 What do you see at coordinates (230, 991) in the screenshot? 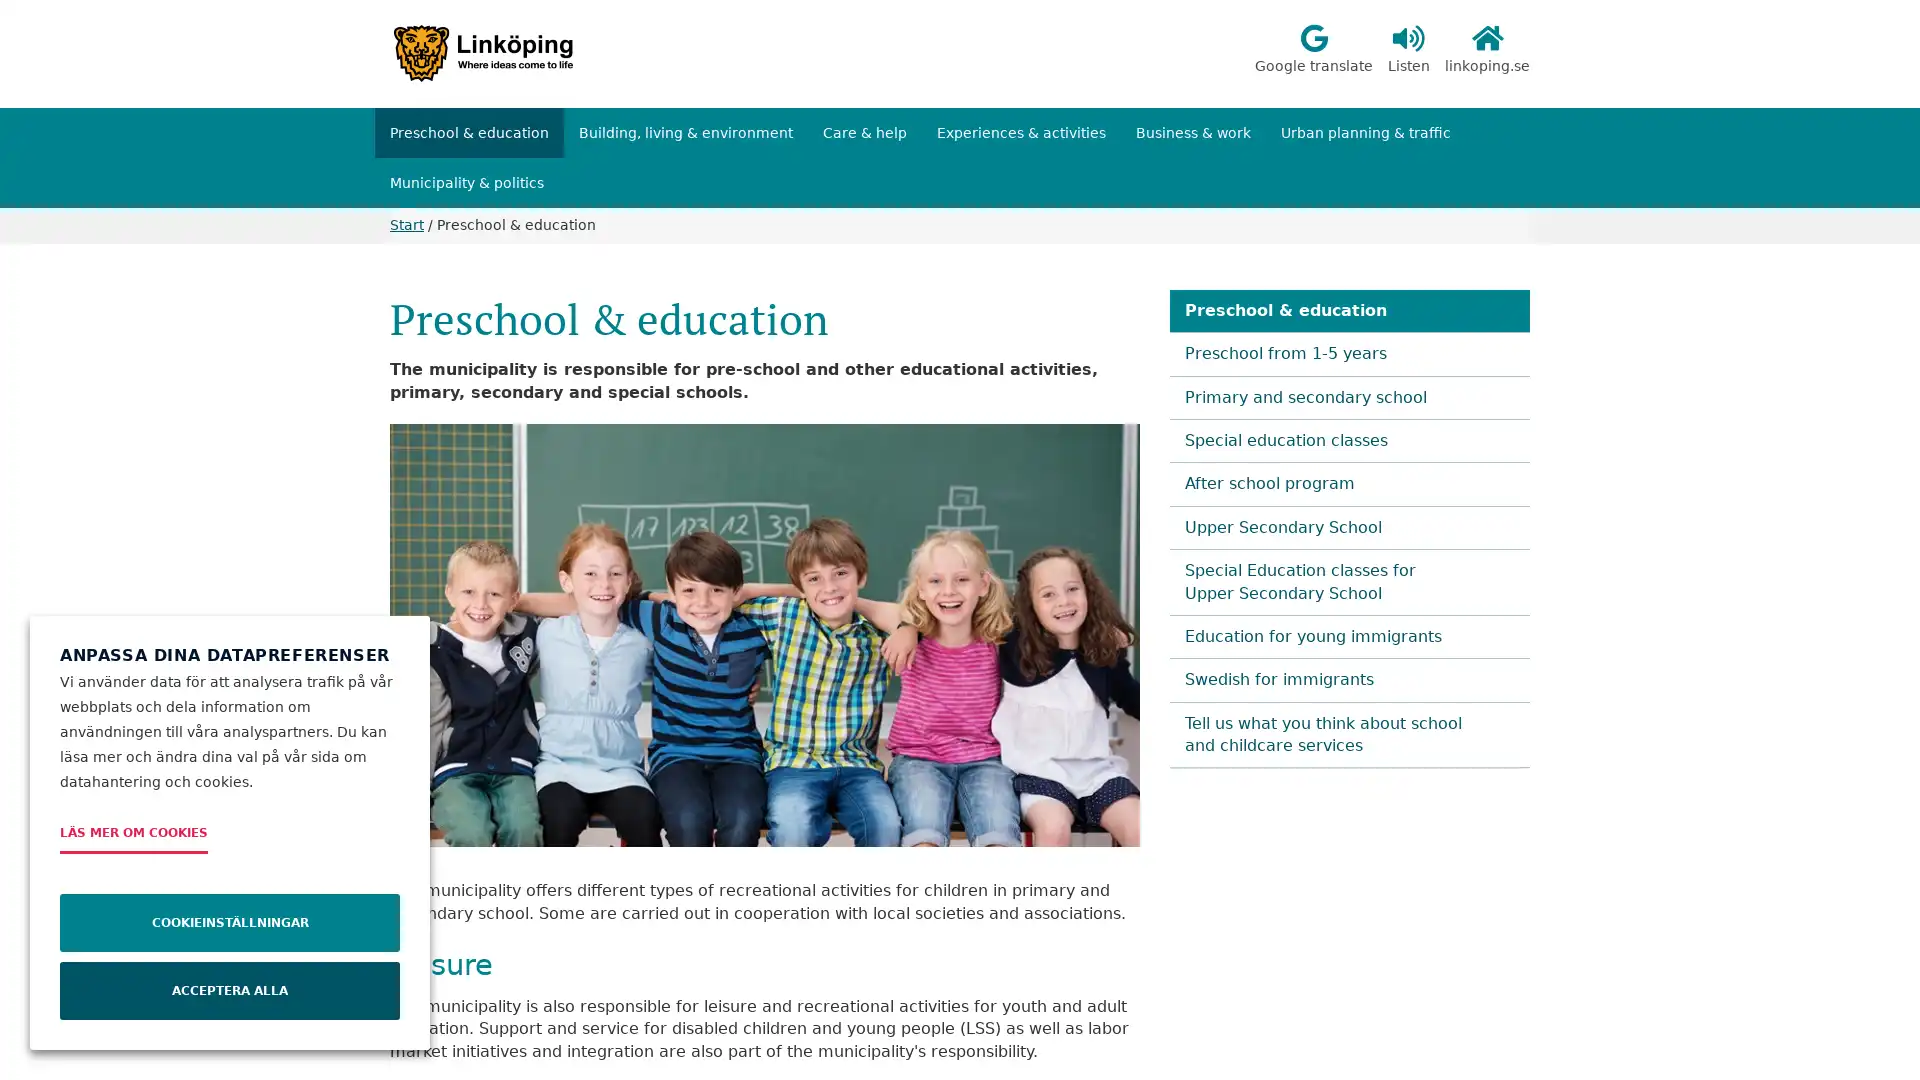
I see `ACCEPTERA ALLA` at bounding box center [230, 991].